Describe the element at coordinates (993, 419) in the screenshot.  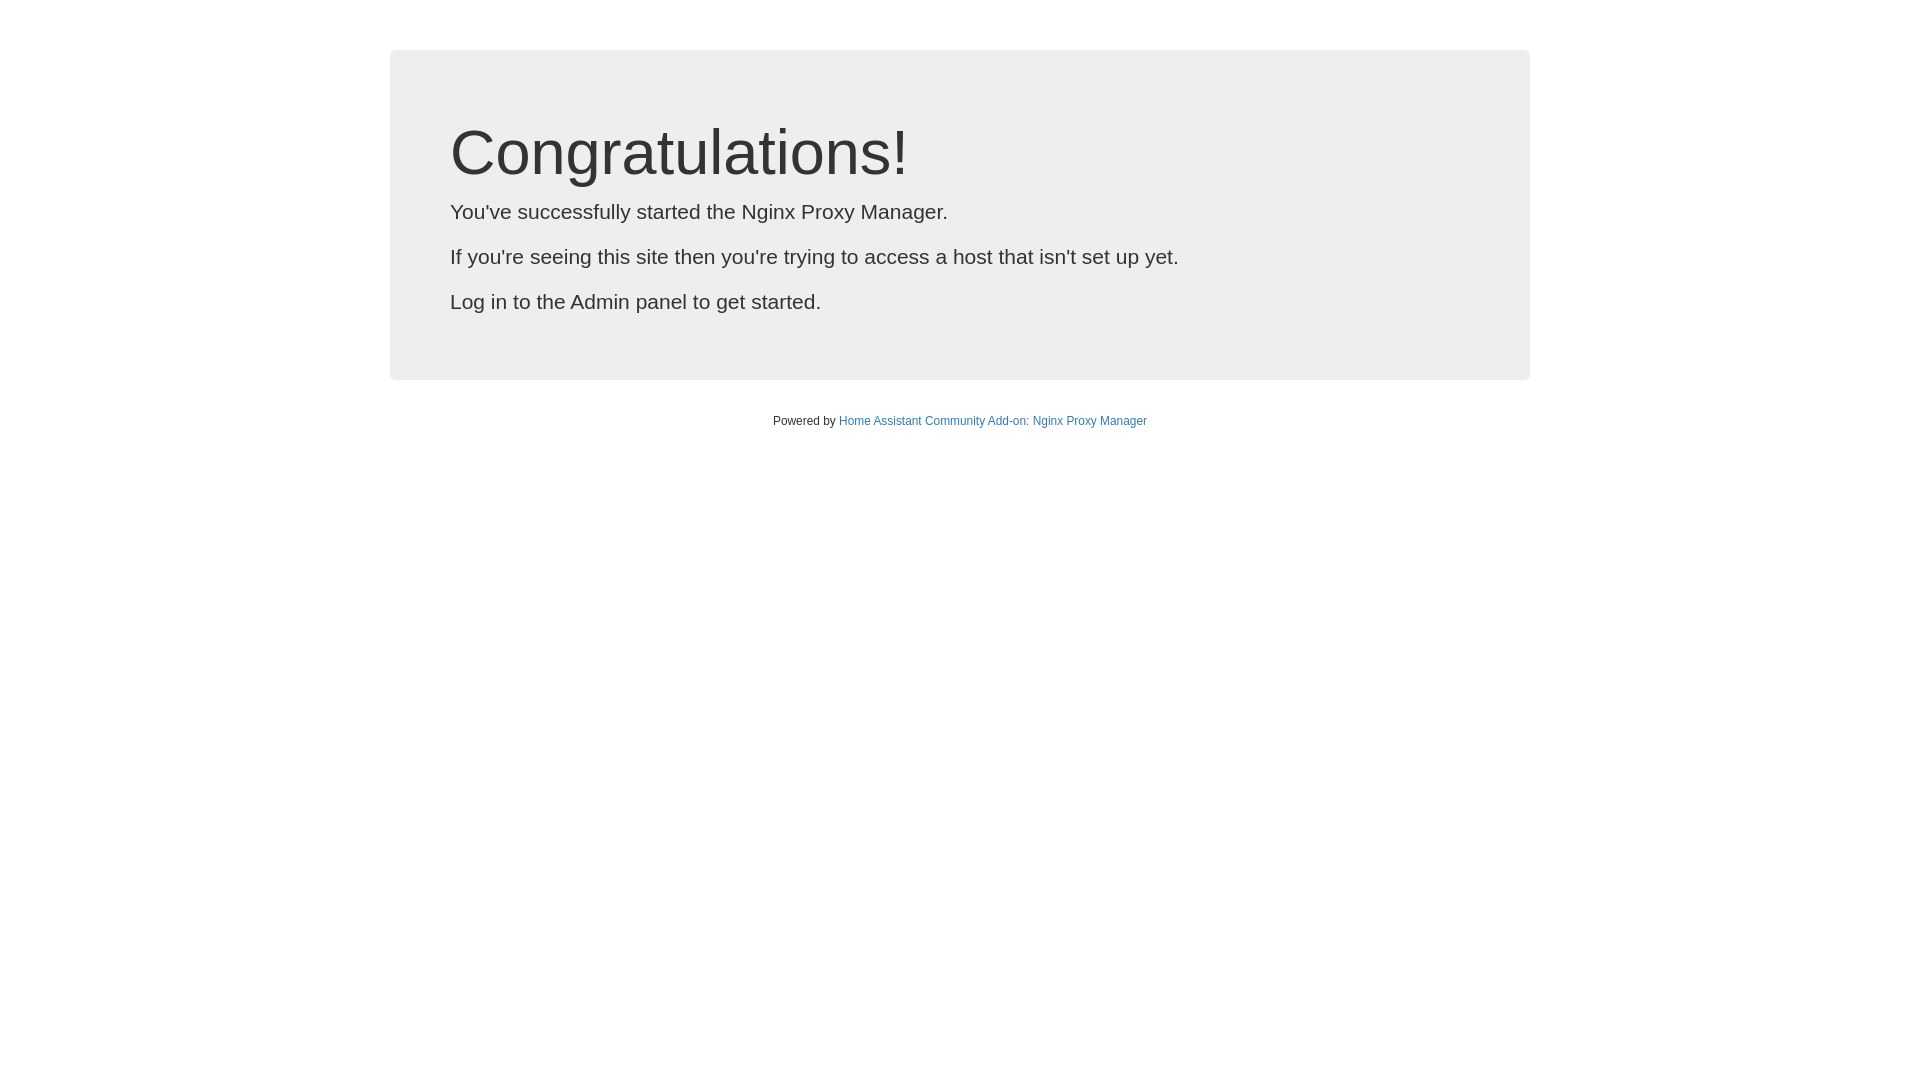
I see `'Home Assistant Community Add-on: Nginx Proxy Manager'` at that location.